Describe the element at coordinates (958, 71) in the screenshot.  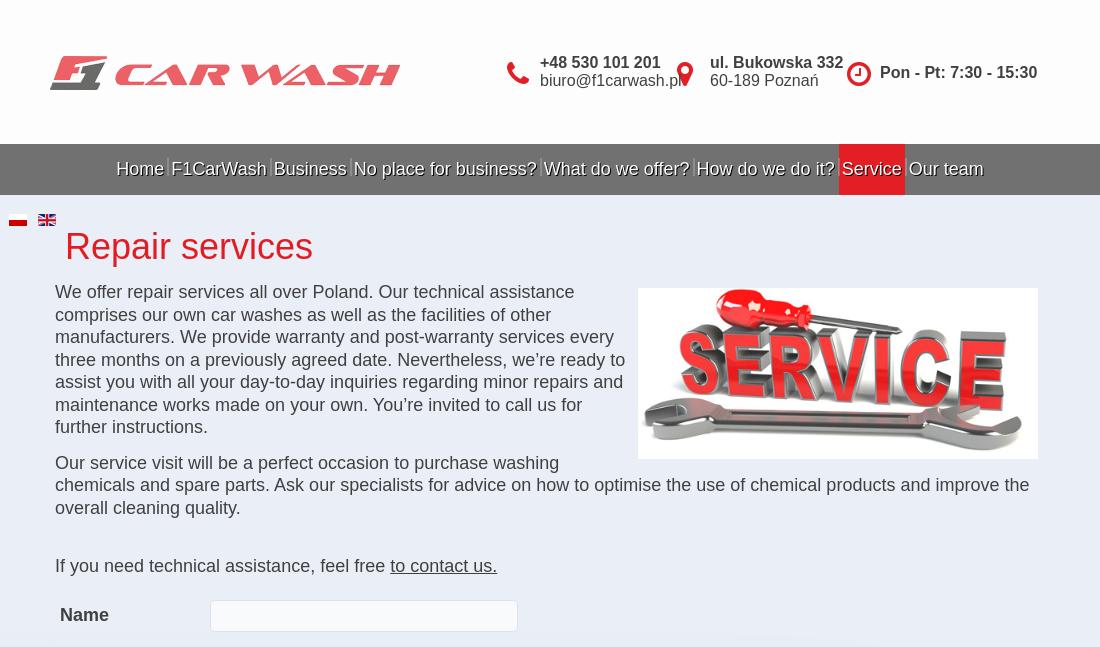
I see `'Pon - Pt: 7:30 - 15:30'` at that location.